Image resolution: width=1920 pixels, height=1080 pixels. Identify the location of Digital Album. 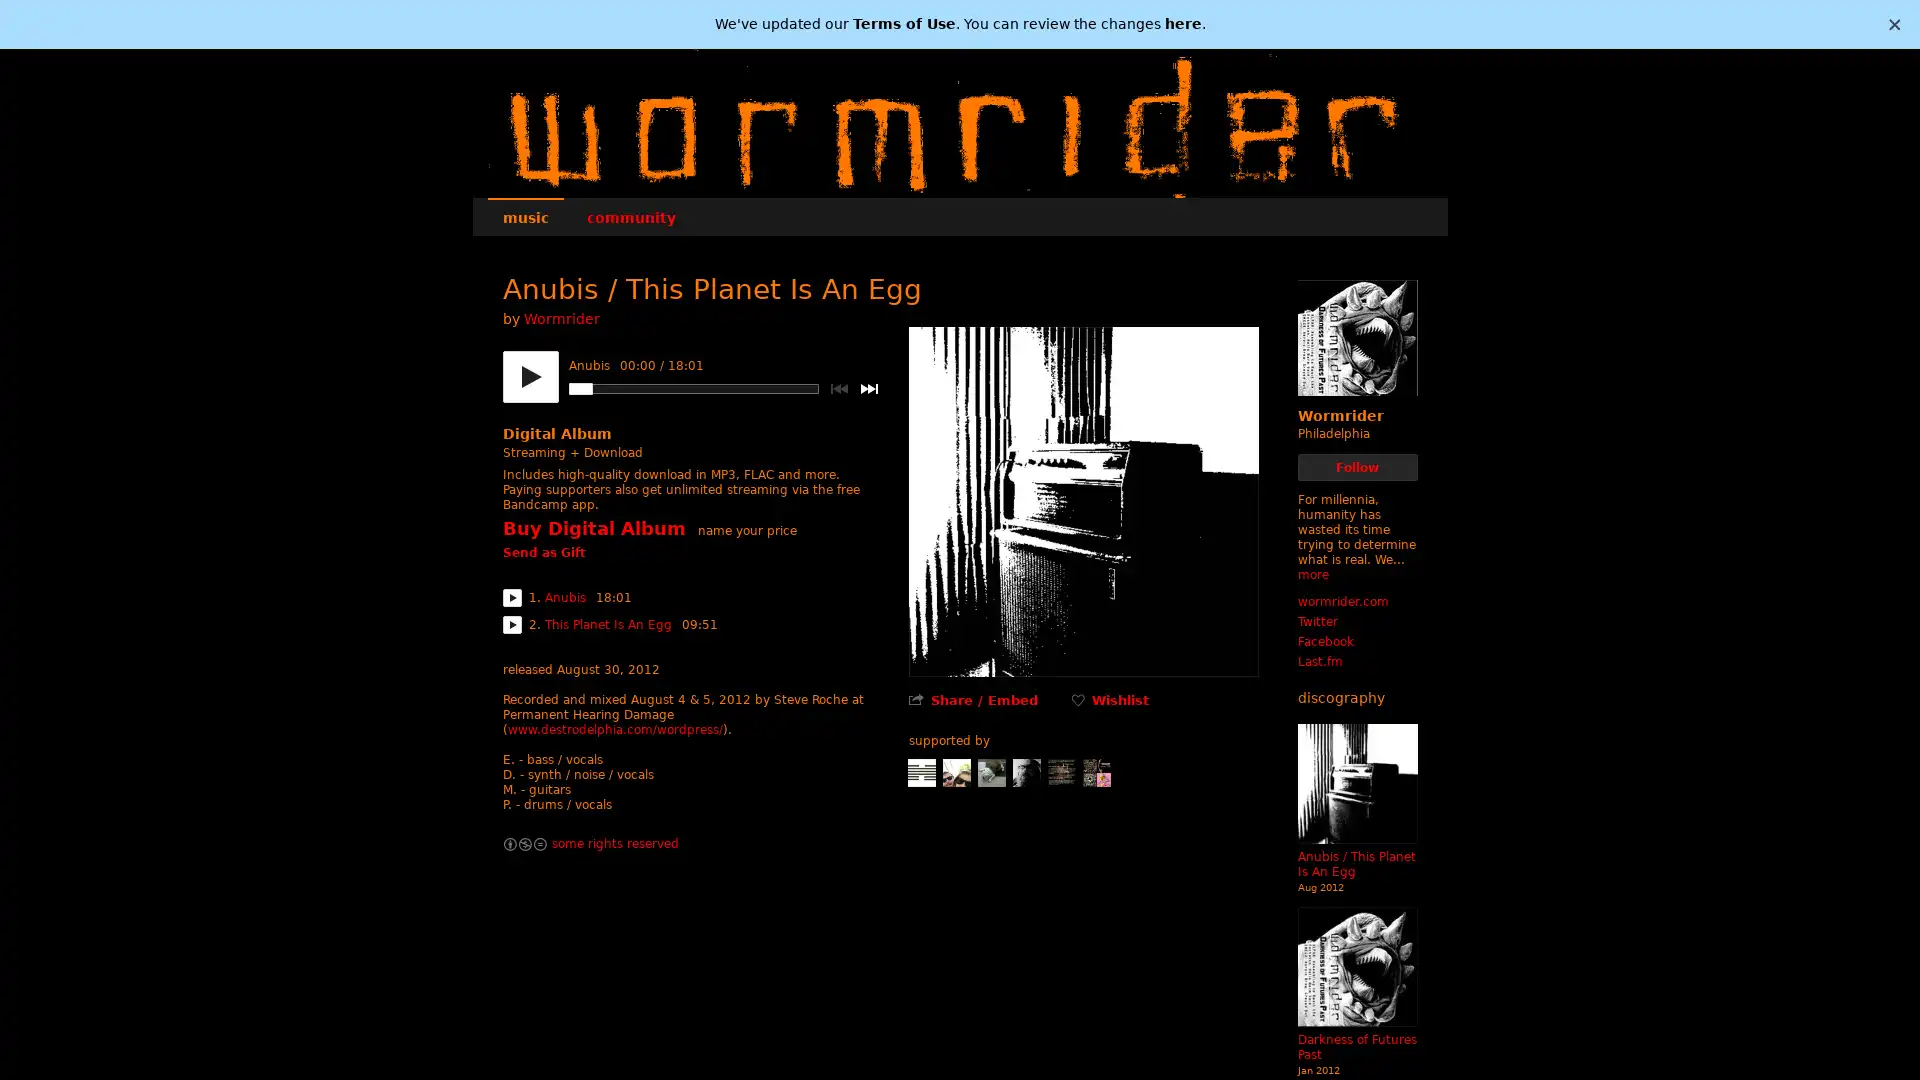
(556, 433).